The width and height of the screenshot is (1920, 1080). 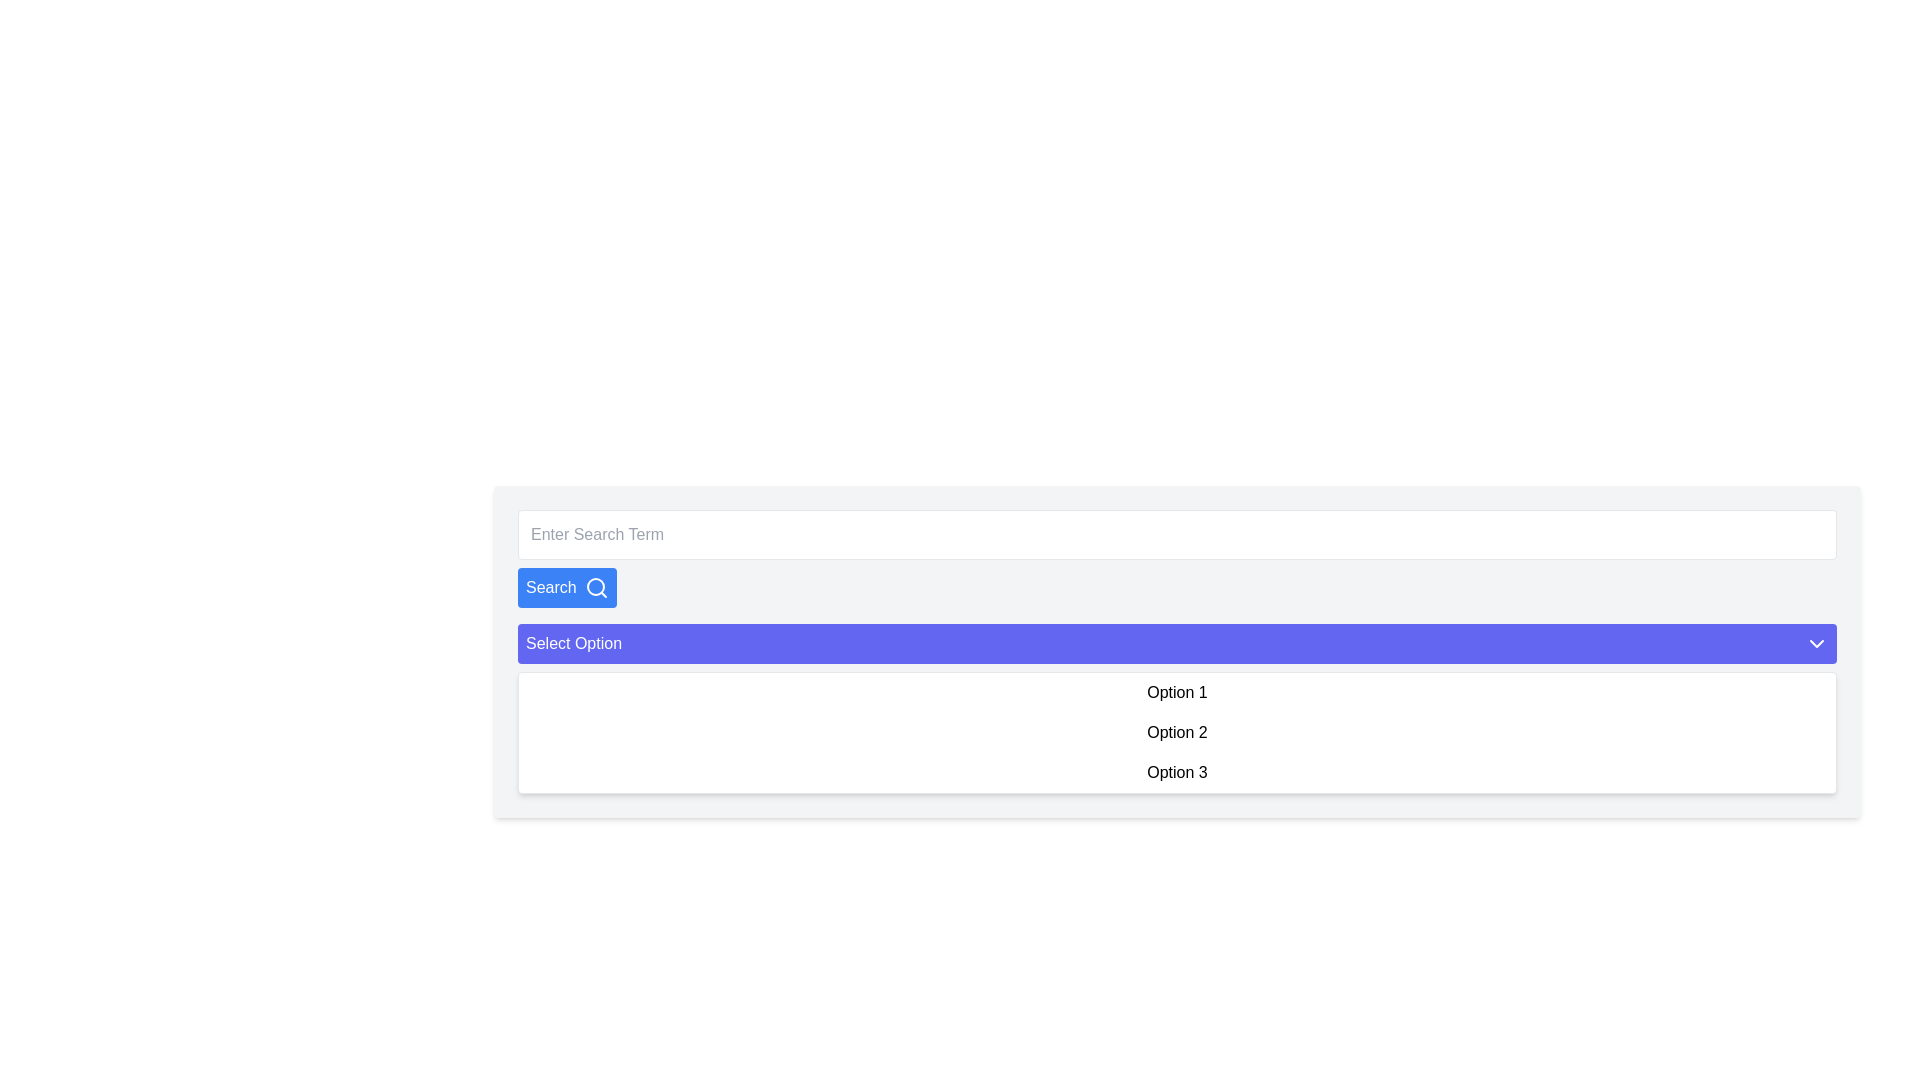 I want to click on the text label that says 'Option 3' in the dropdown list, so click(x=1177, y=771).